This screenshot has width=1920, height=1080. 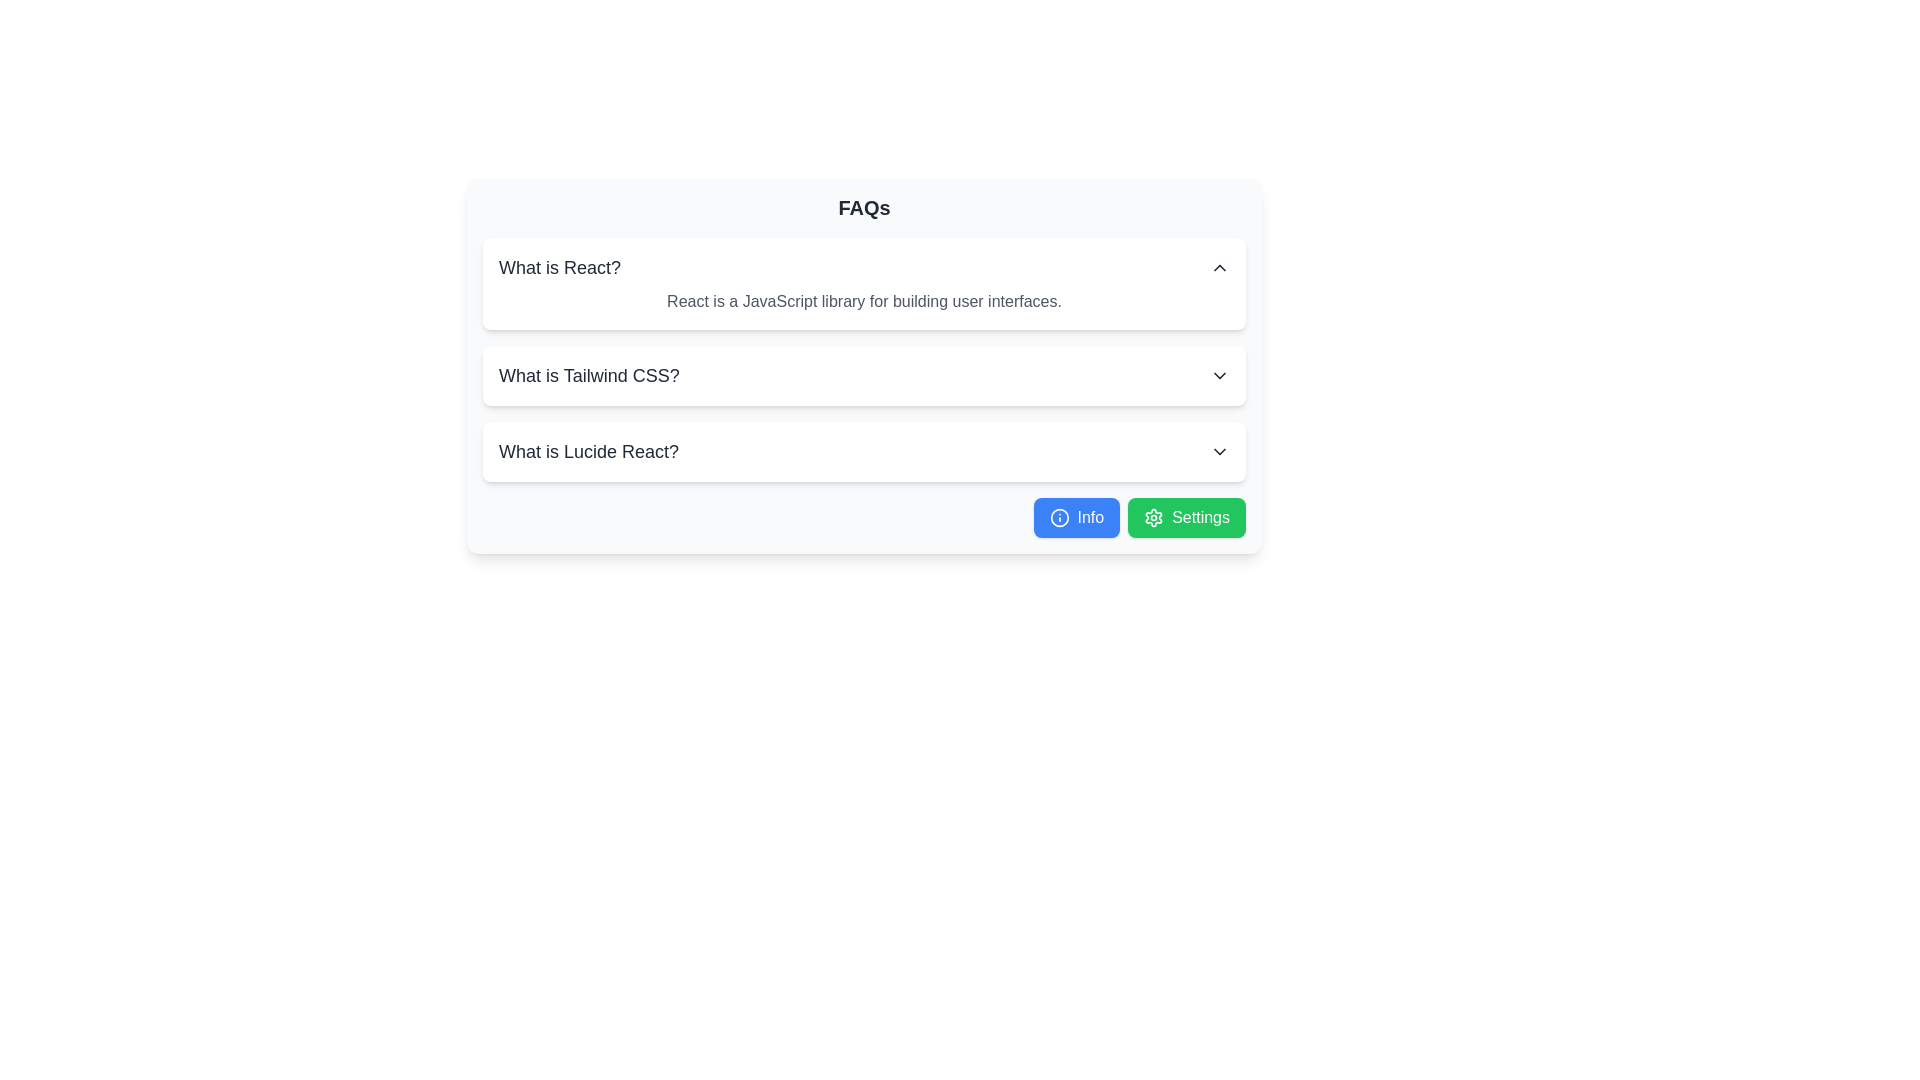 What do you see at coordinates (1218, 451) in the screenshot?
I see `the expand/collapse icon for the 'What is Lucide React?' FAQ entry, which is positioned on the far right of the entry` at bounding box center [1218, 451].